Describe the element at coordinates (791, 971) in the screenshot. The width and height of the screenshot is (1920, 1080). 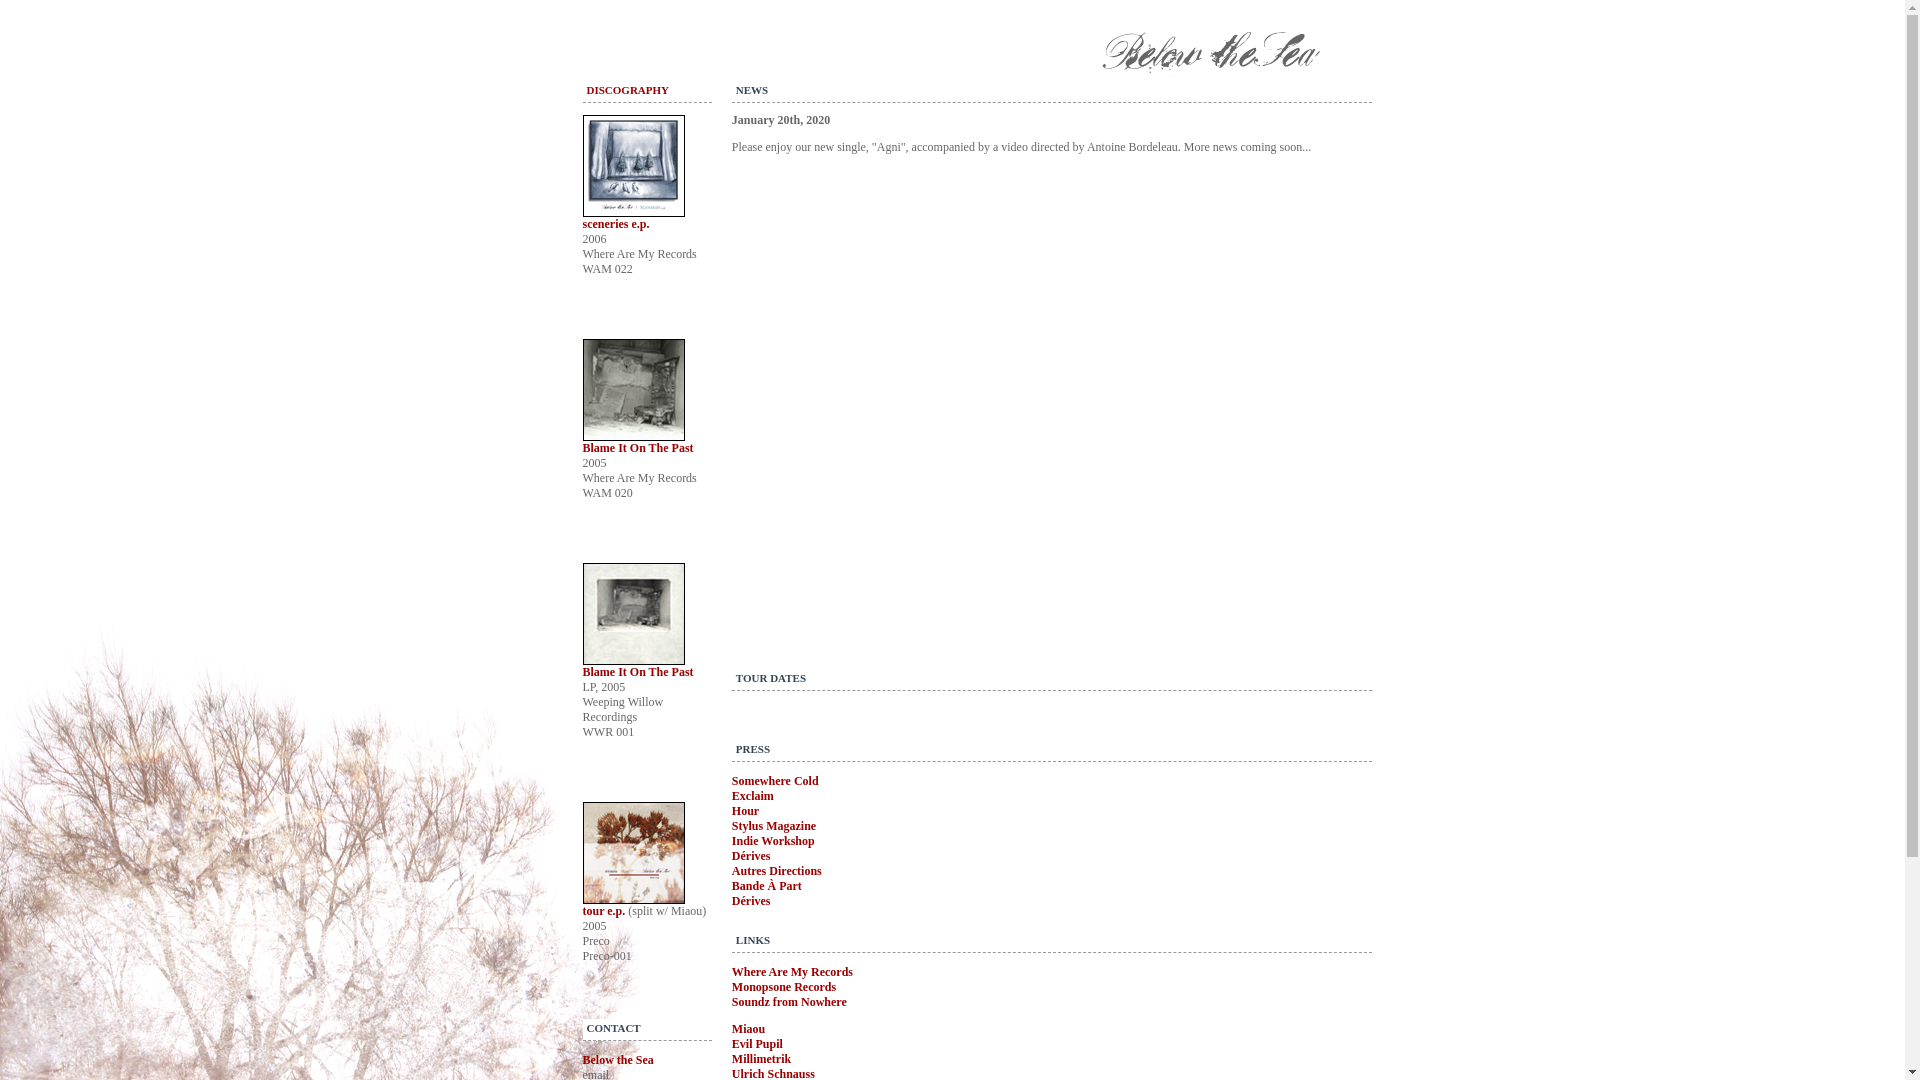
I see `'Where Are My Records'` at that location.